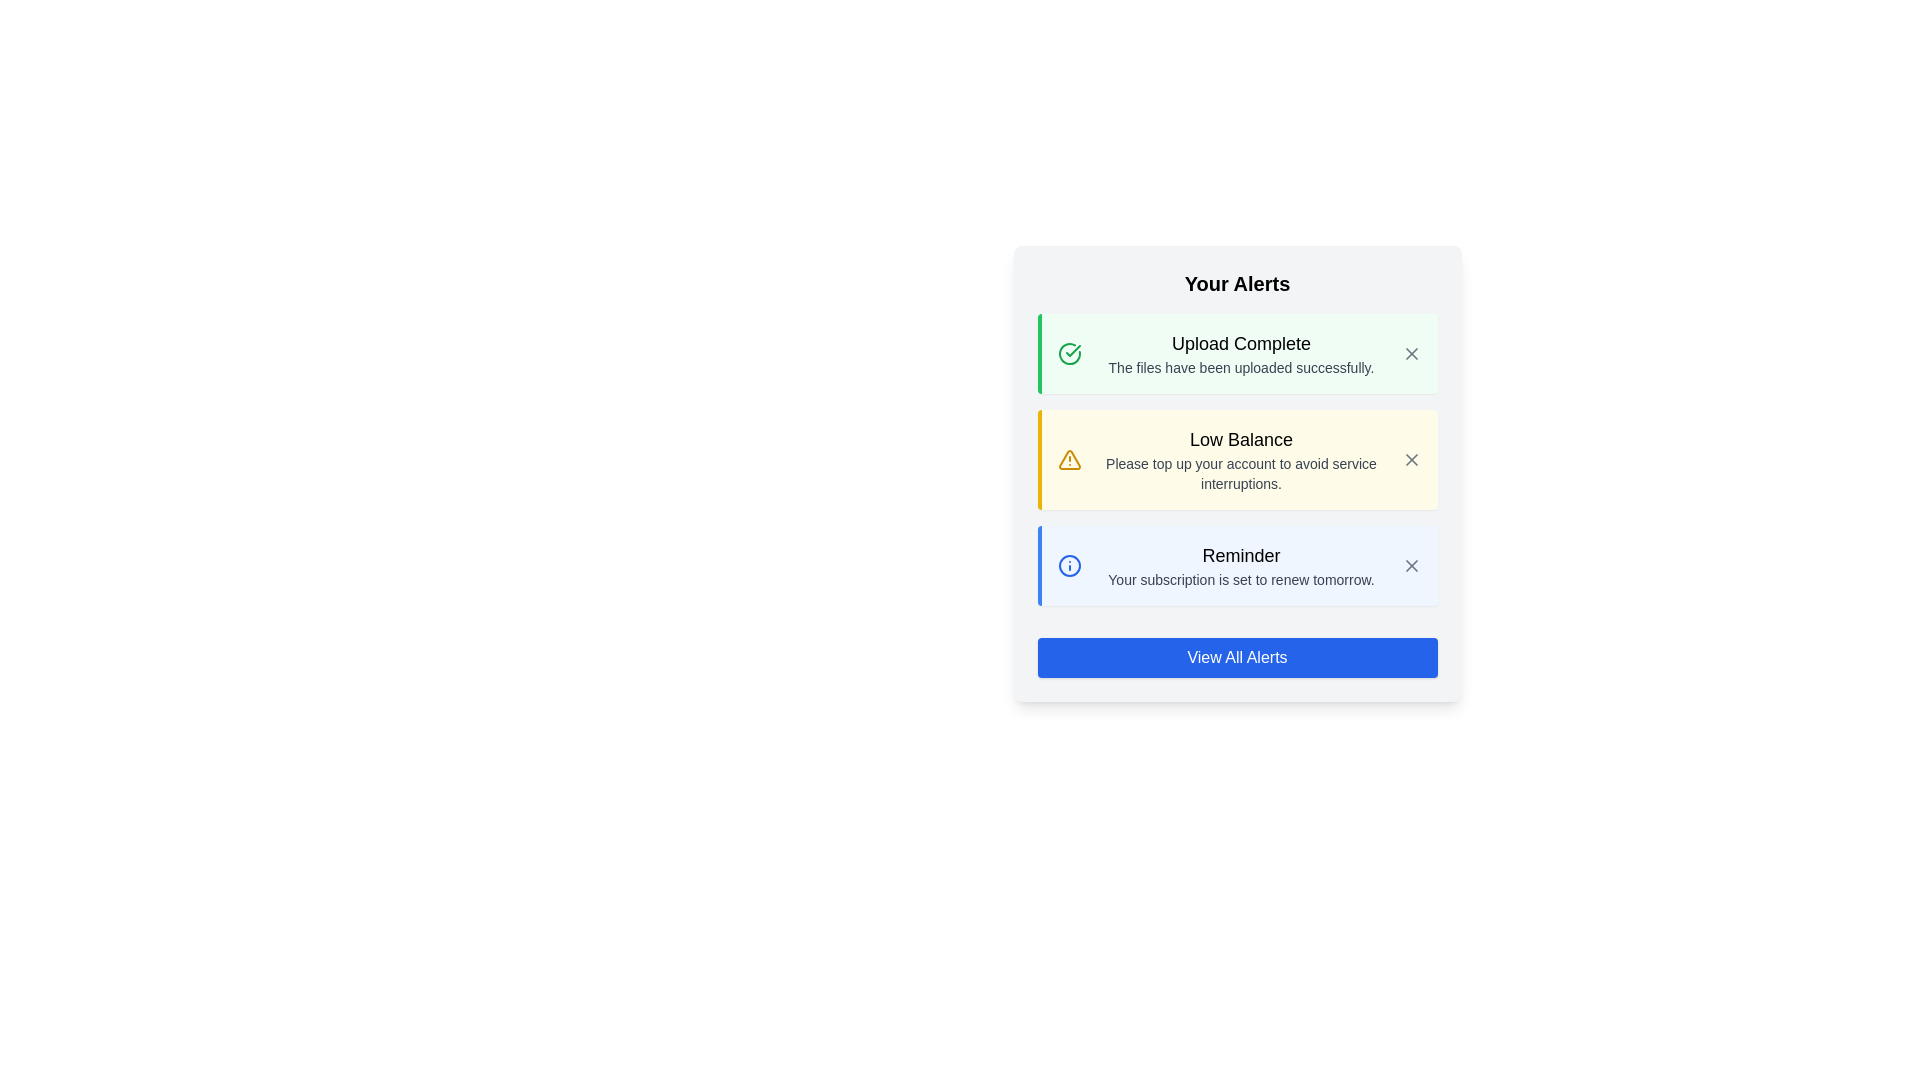 This screenshot has width=1920, height=1080. Describe the element at coordinates (1410, 566) in the screenshot. I see `the dismissal button` at that location.